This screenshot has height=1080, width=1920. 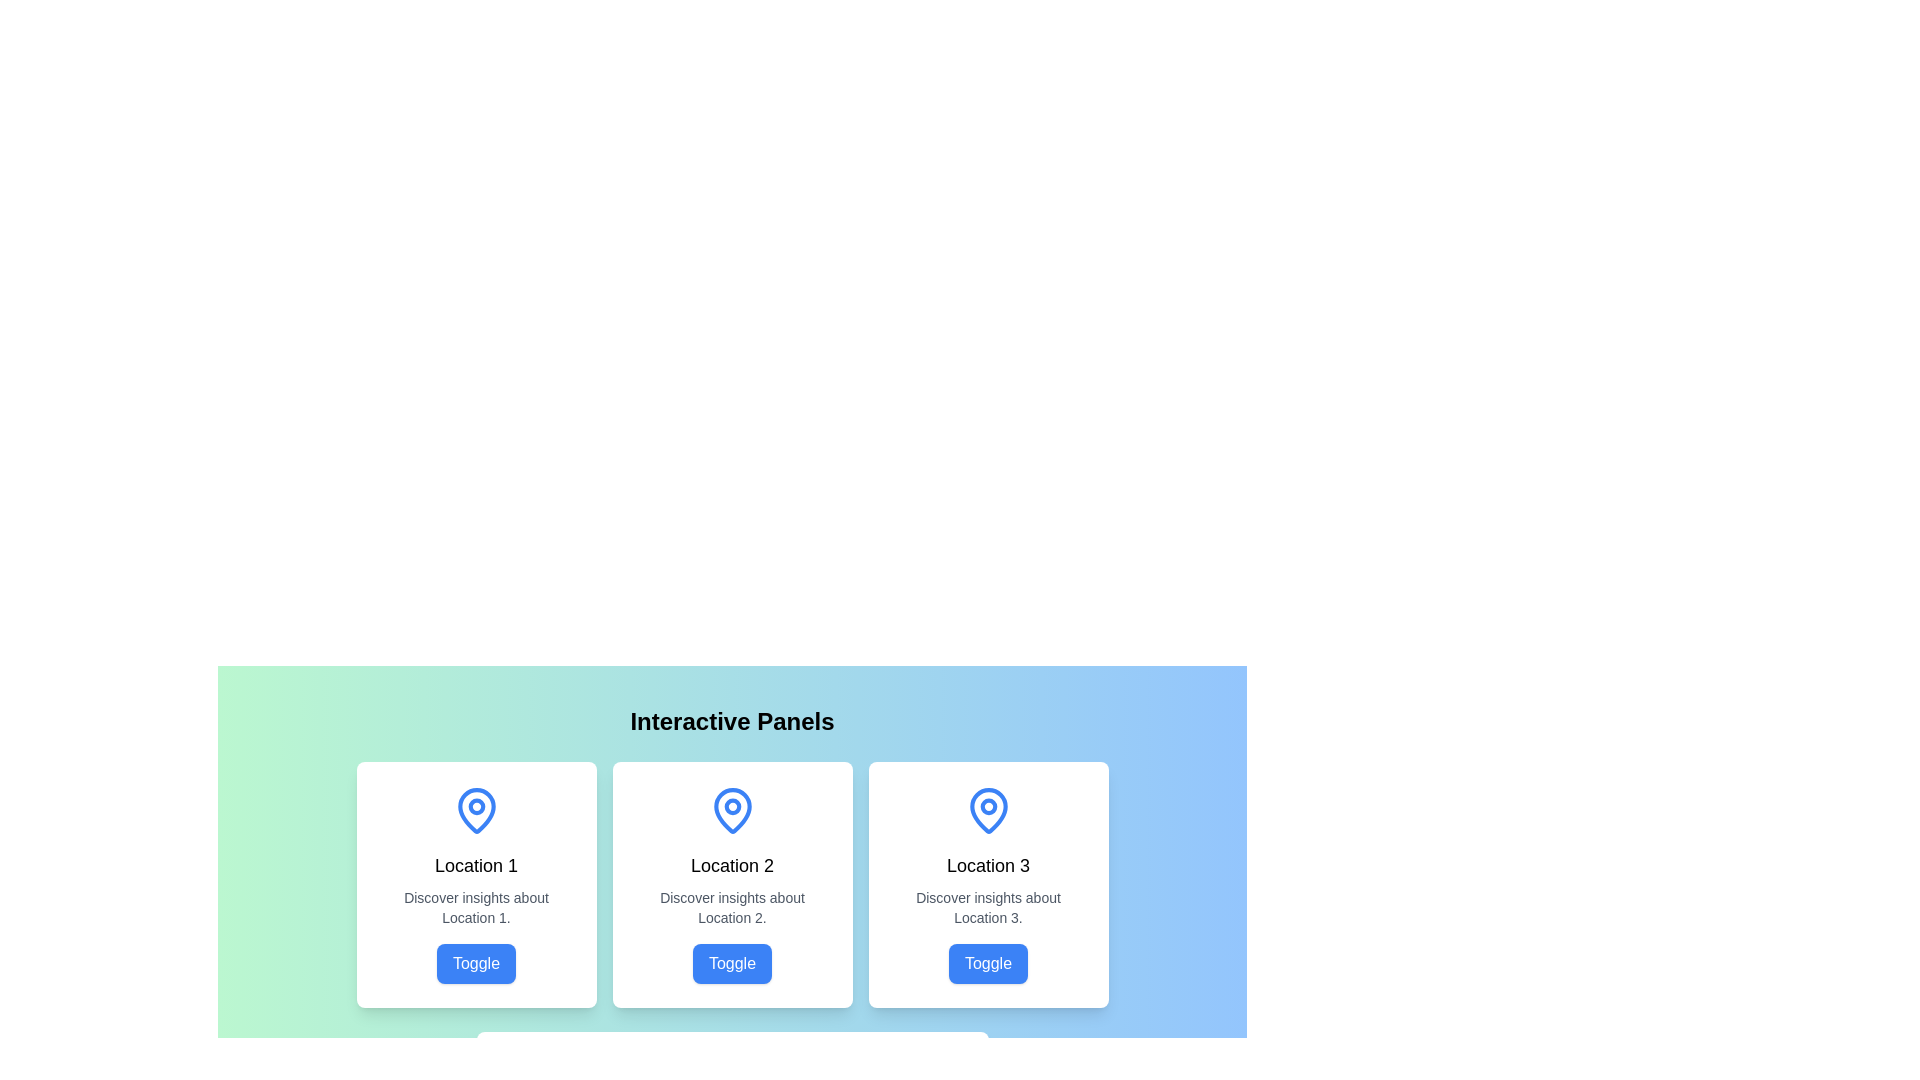 I want to click on the informational text that reads 'Discover insights about Location 3.' which is located in the third card from the left, below the 'Location 3' heading and above the 'Toggle' button, so click(x=988, y=907).